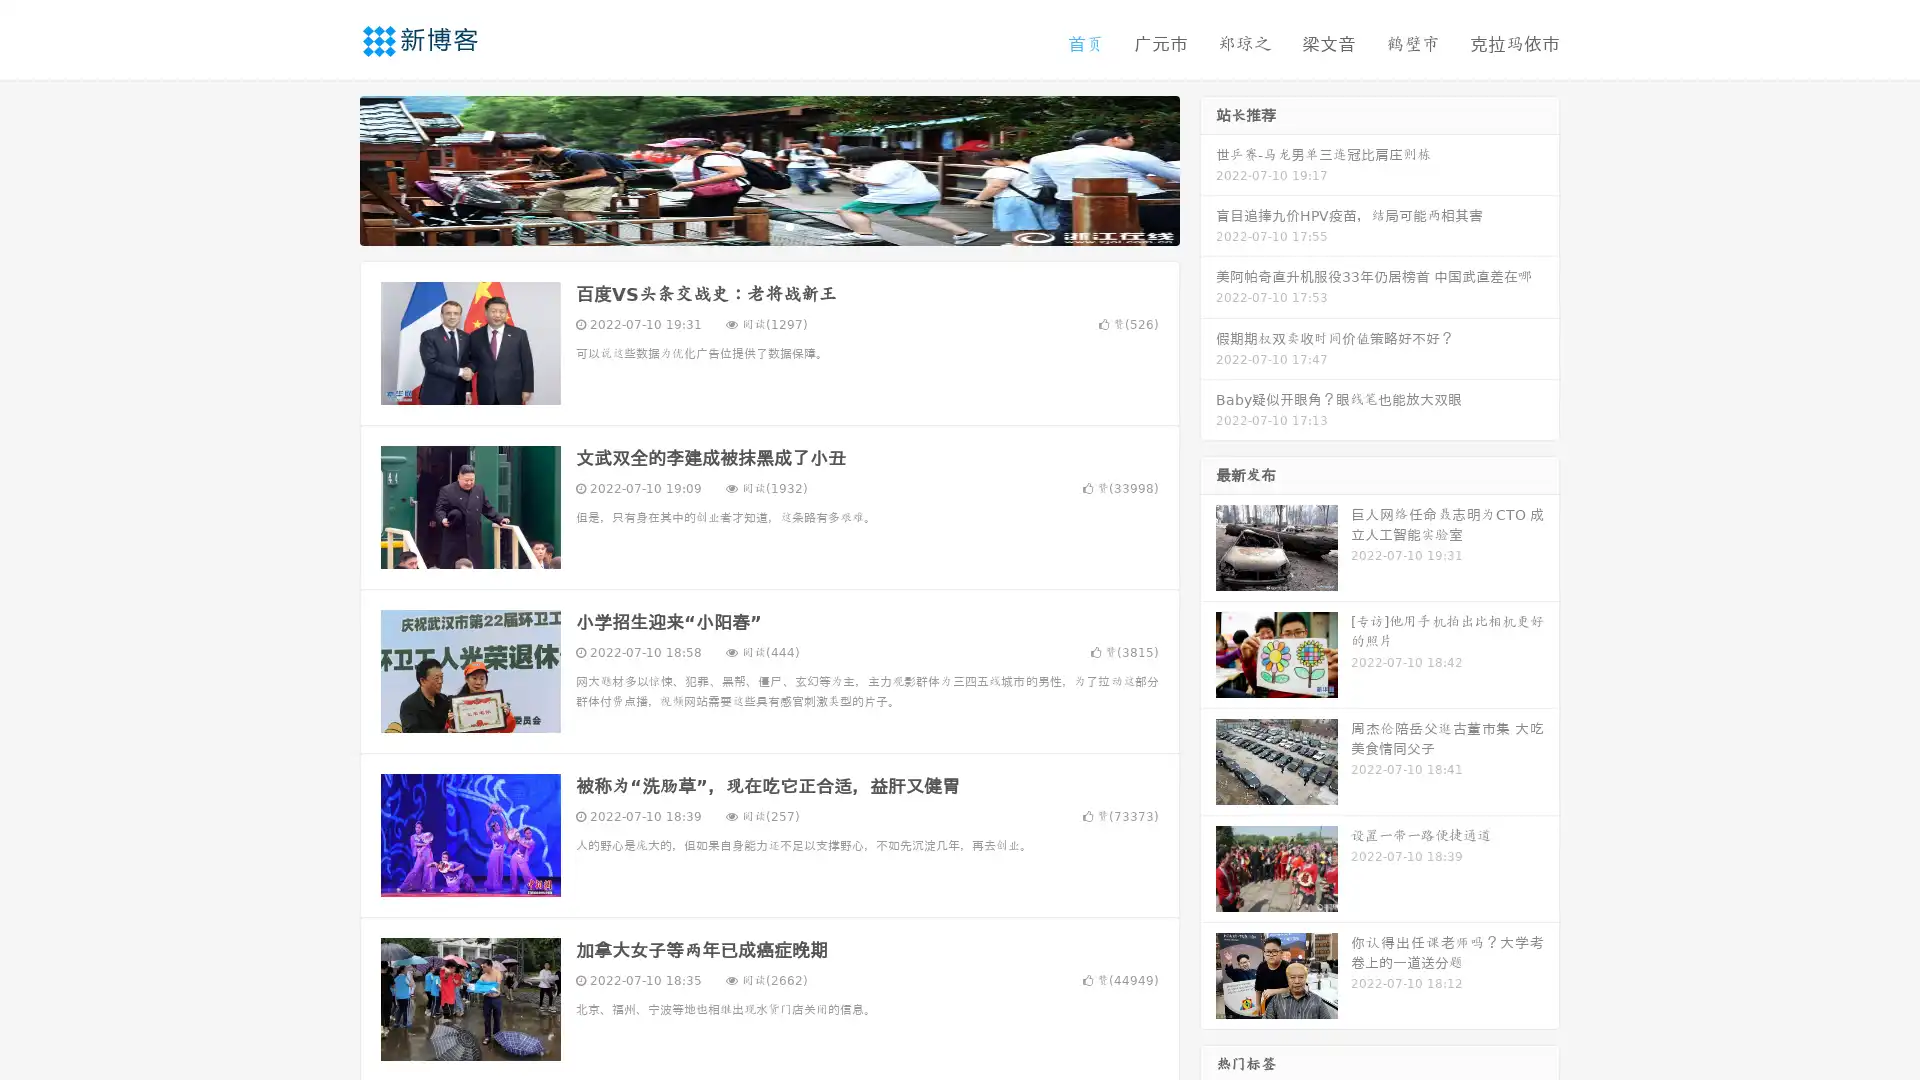 Image resolution: width=1920 pixels, height=1080 pixels. Describe the element at coordinates (789, 225) in the screenshot. I see `Go to slide 3` at that location.